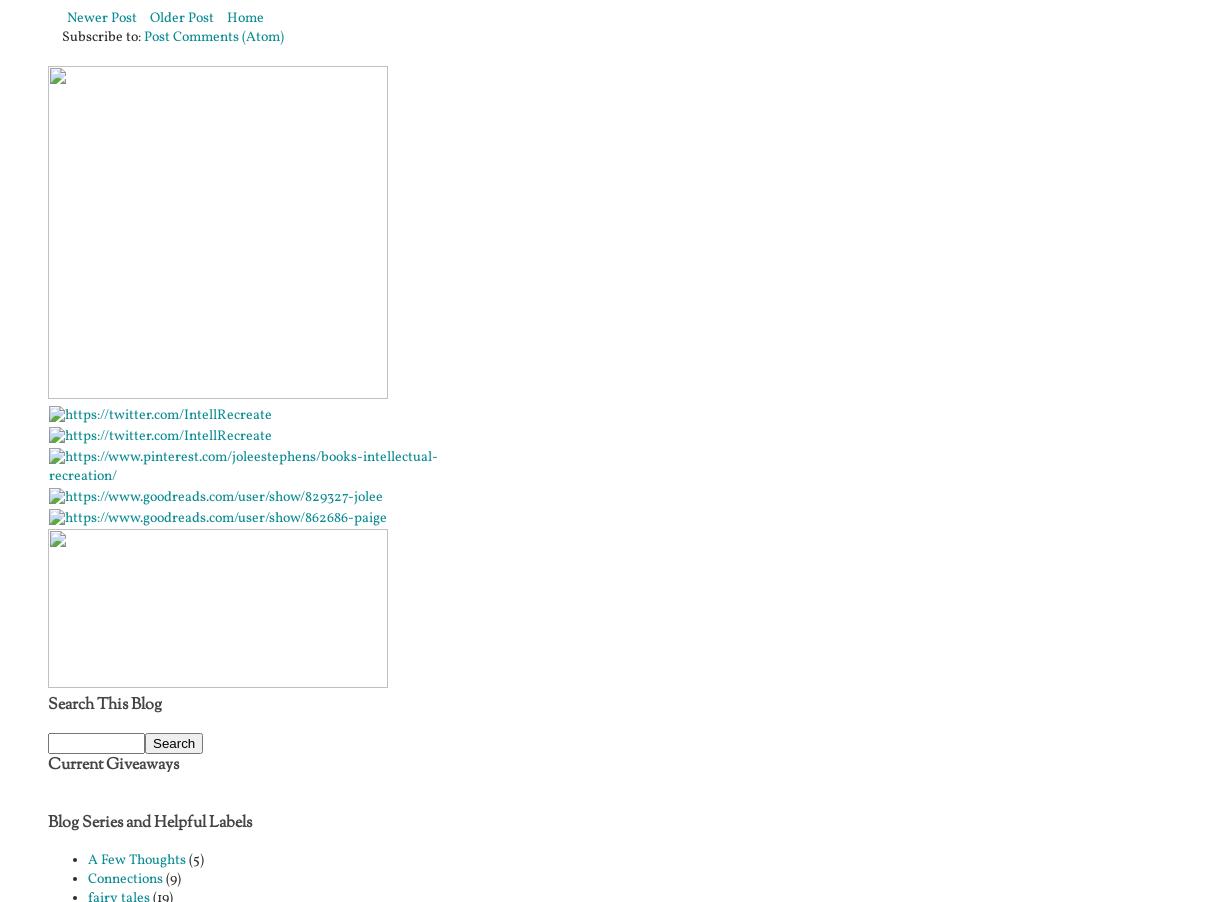 The height and width of the screenshot is (902, 1208). What do you see at coordinates (124, 878) in the screenshot?
I see `'Connections'` at bounding box center [124, 878].